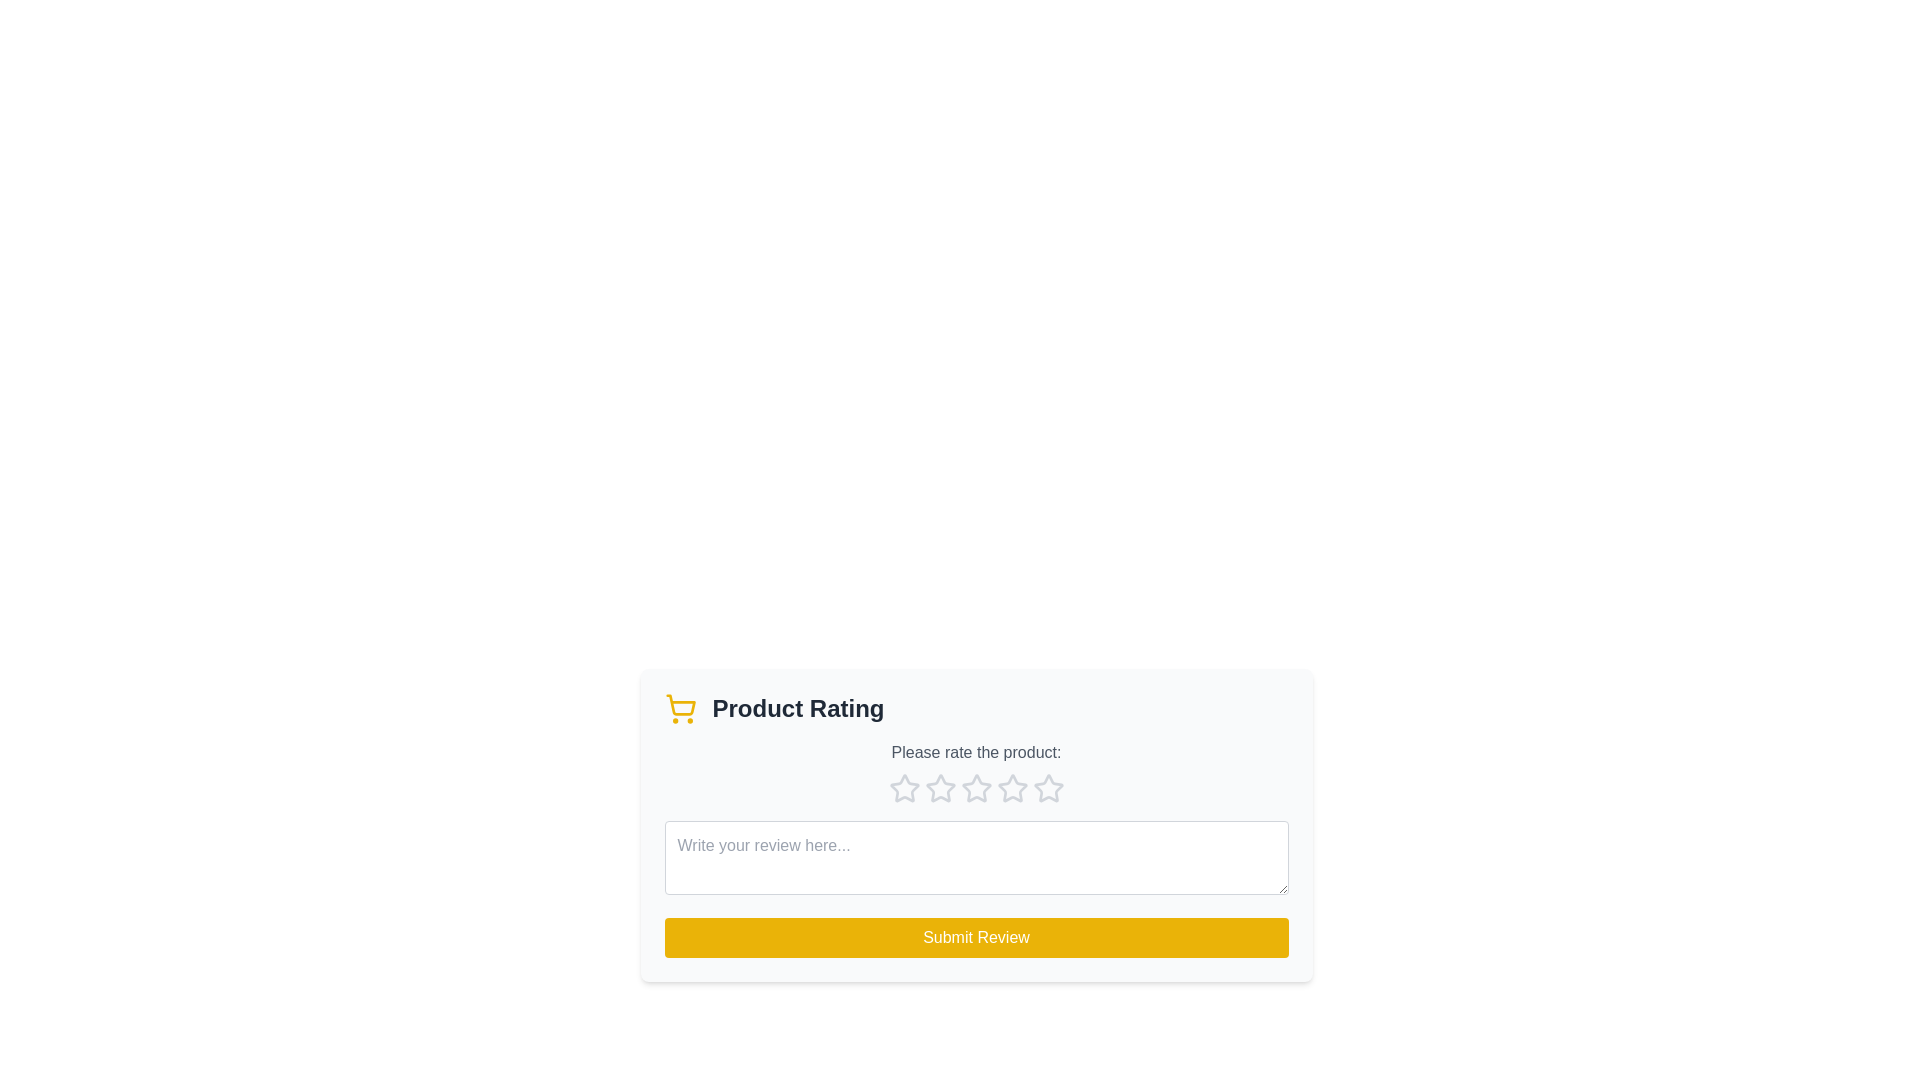  Describe the element at coordinates (976, 752) in the screenshot. I see `the text element that reads 'Please rate the product:' located within the 'Product Rating' section, positioned below the section title and above the star icons` at that location.